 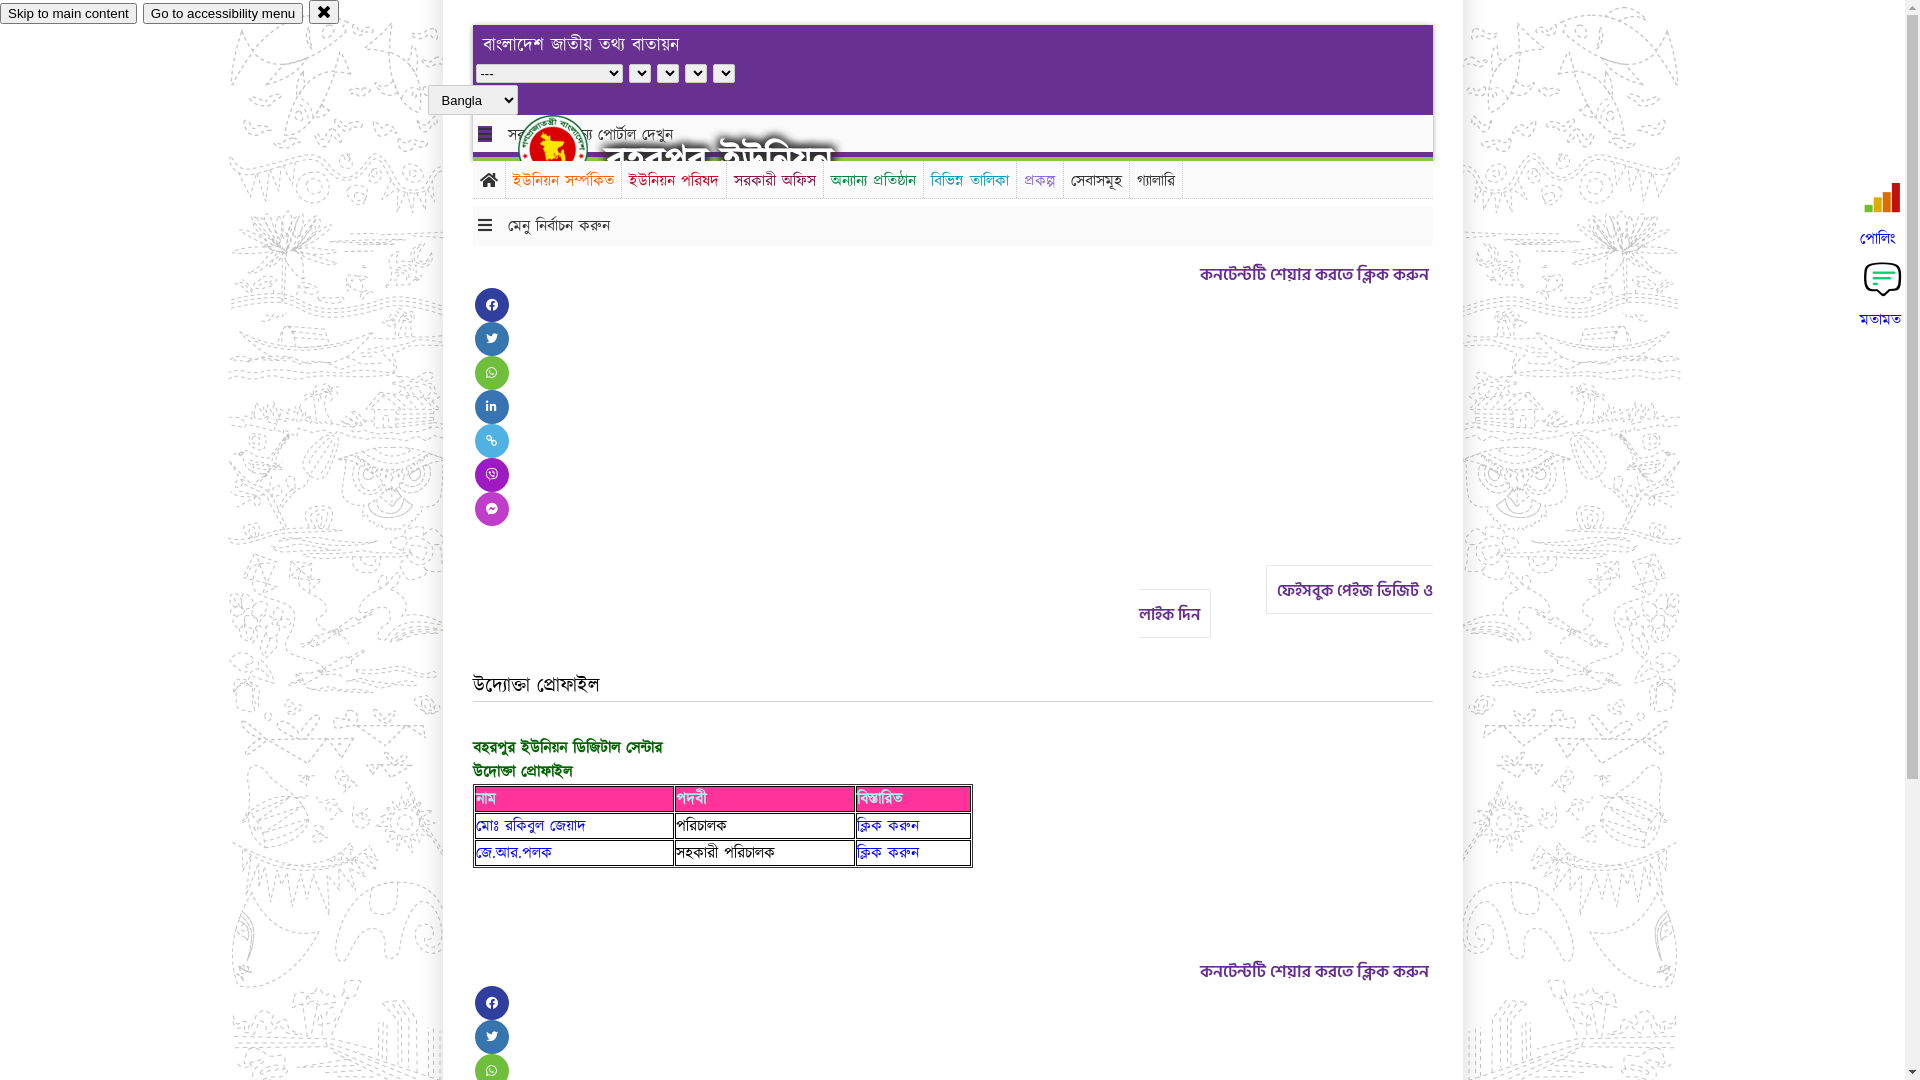 What do you see at coordinates (68, 13) in the screenshot?
I see `'Skip to main content'` at bounding box center [68, 13].